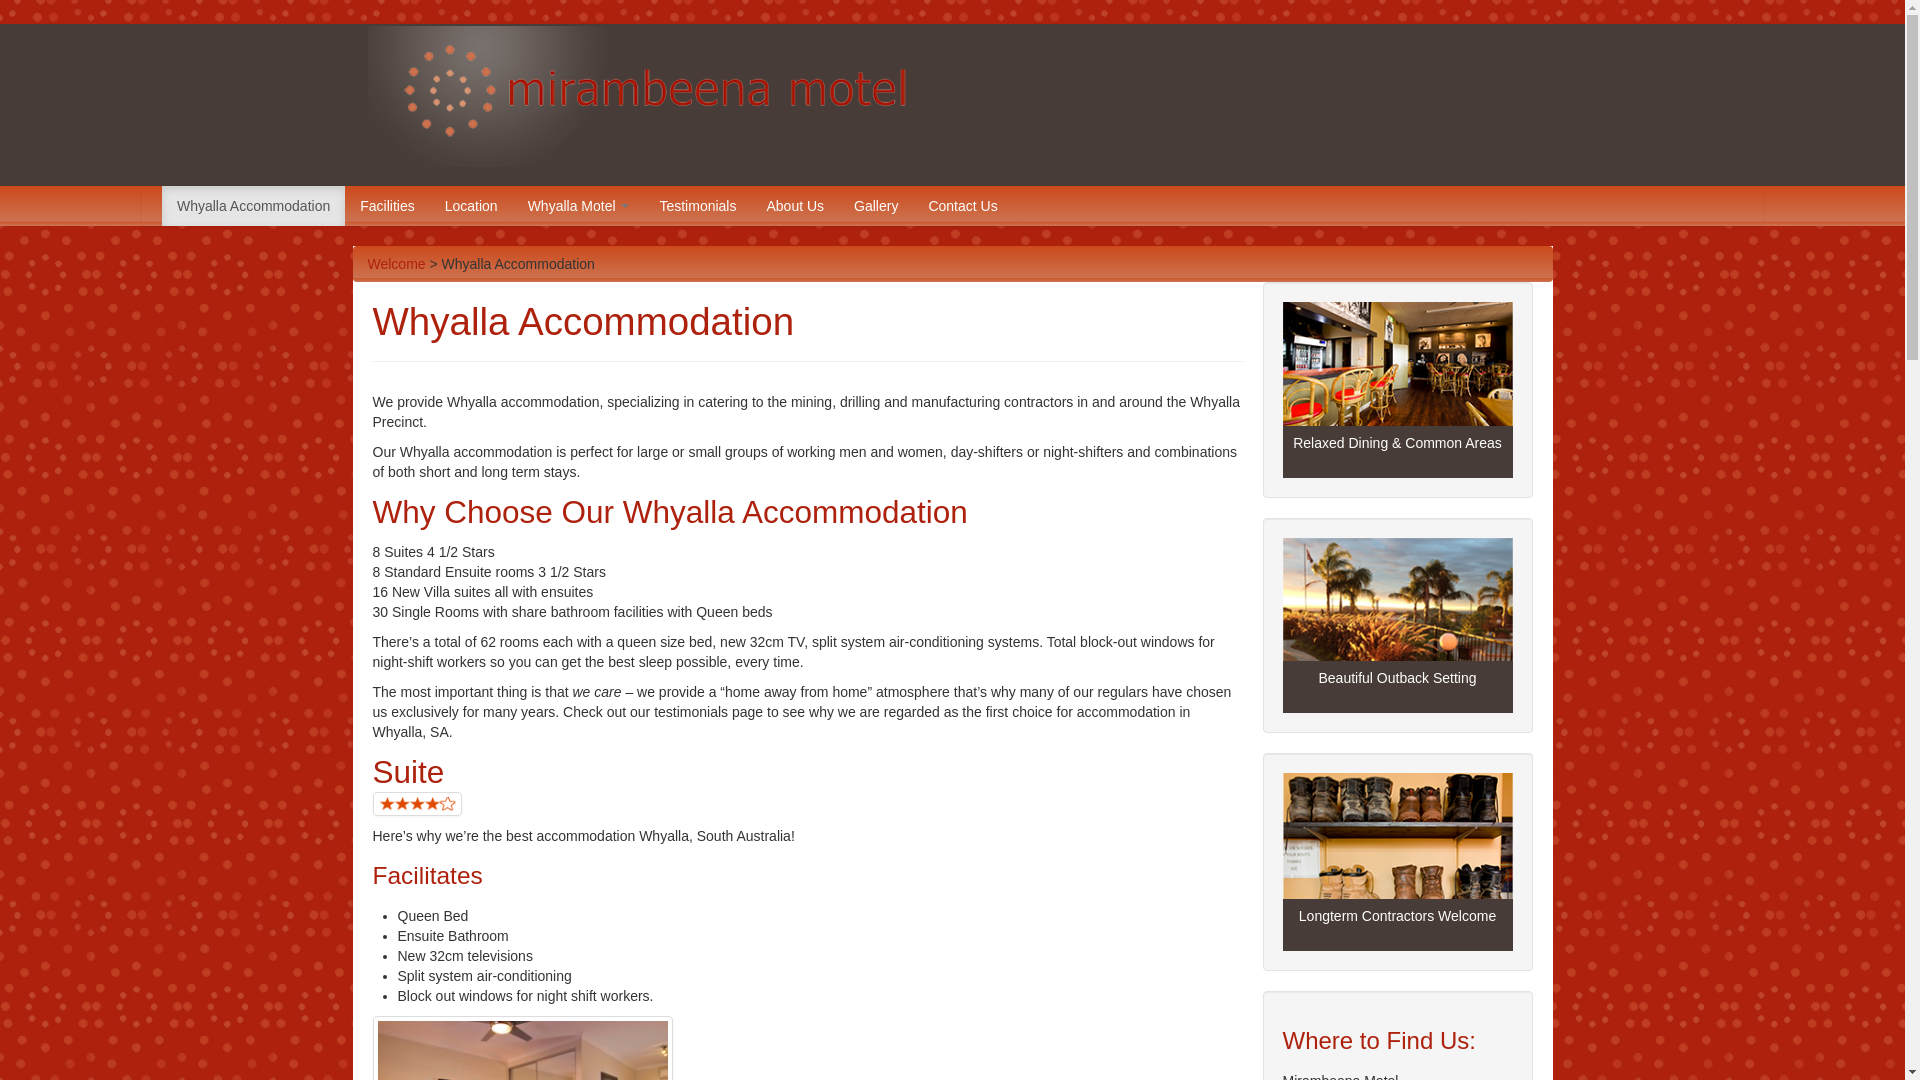 The width and height of the screenshot is (1920, 1080). I want to click on 'About Us', so click(794, 205).